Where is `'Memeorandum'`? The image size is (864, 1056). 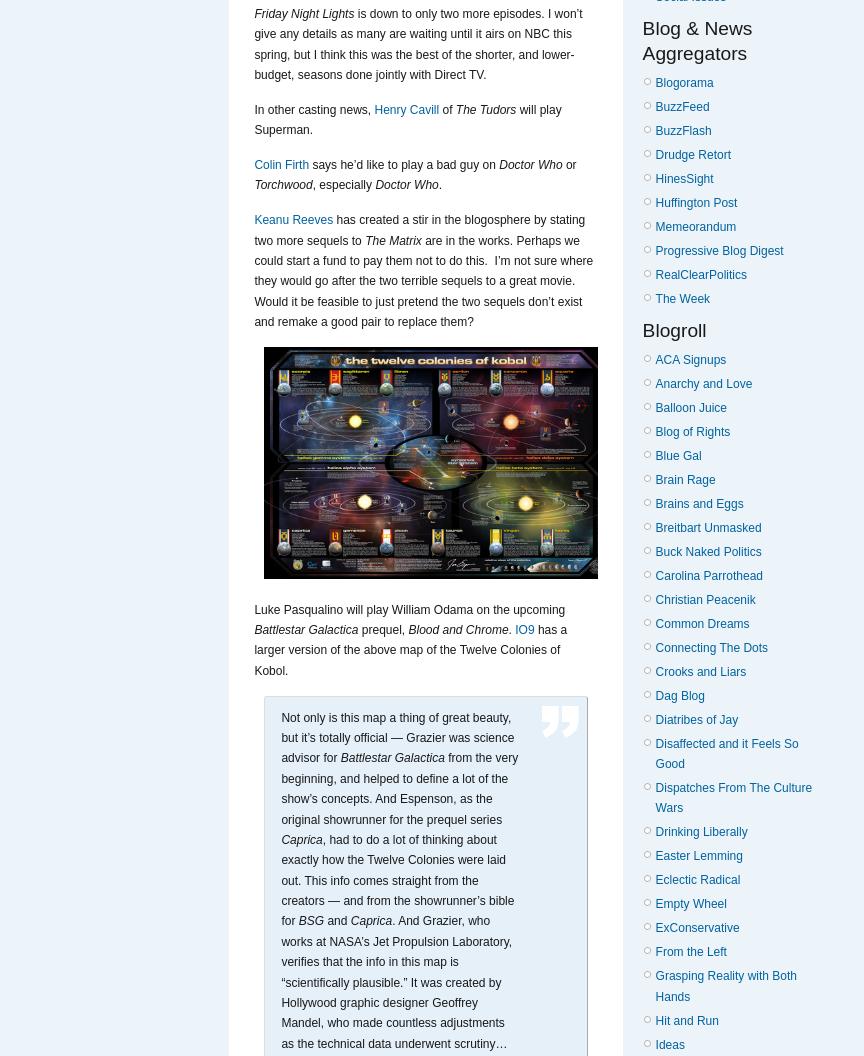 'Memeorandum' is located at coordinates (654, 224).